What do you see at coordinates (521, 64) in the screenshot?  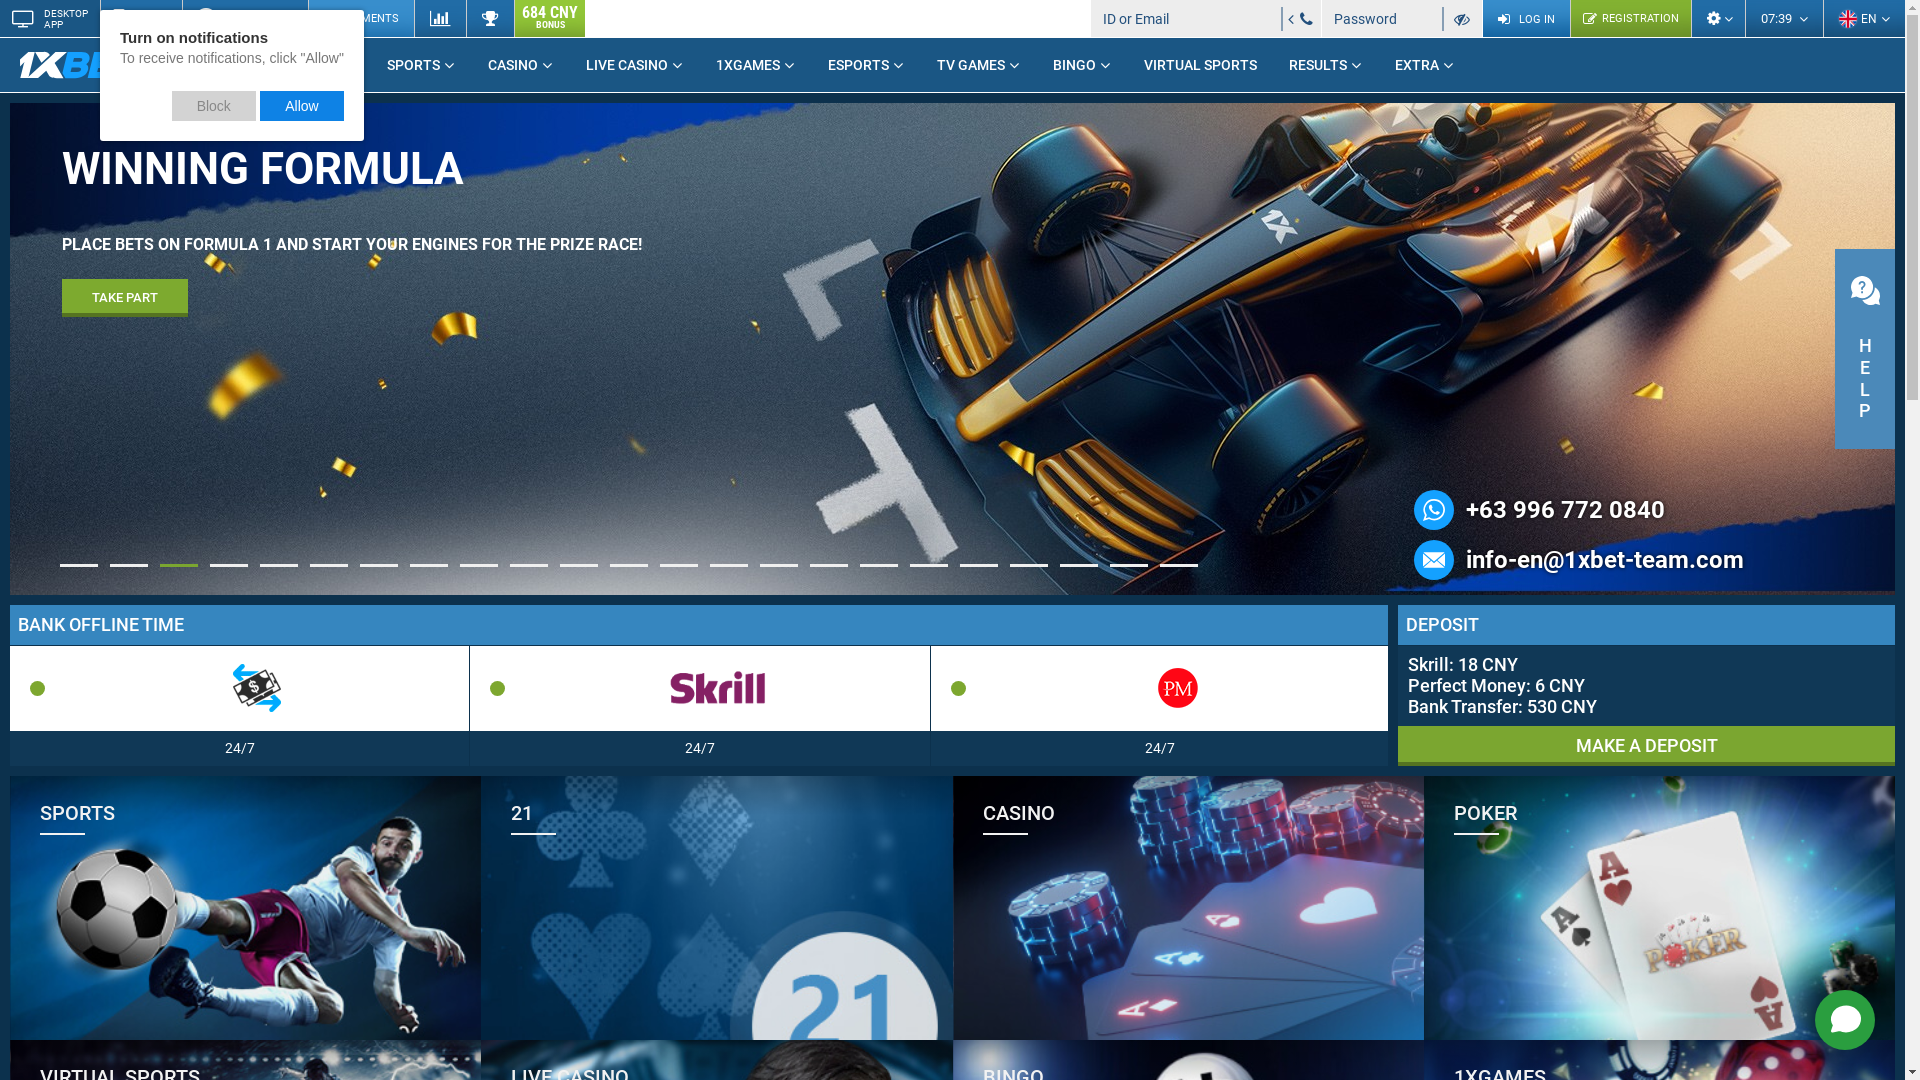 I see `'CASINO'` at bounding box center [521, 64].